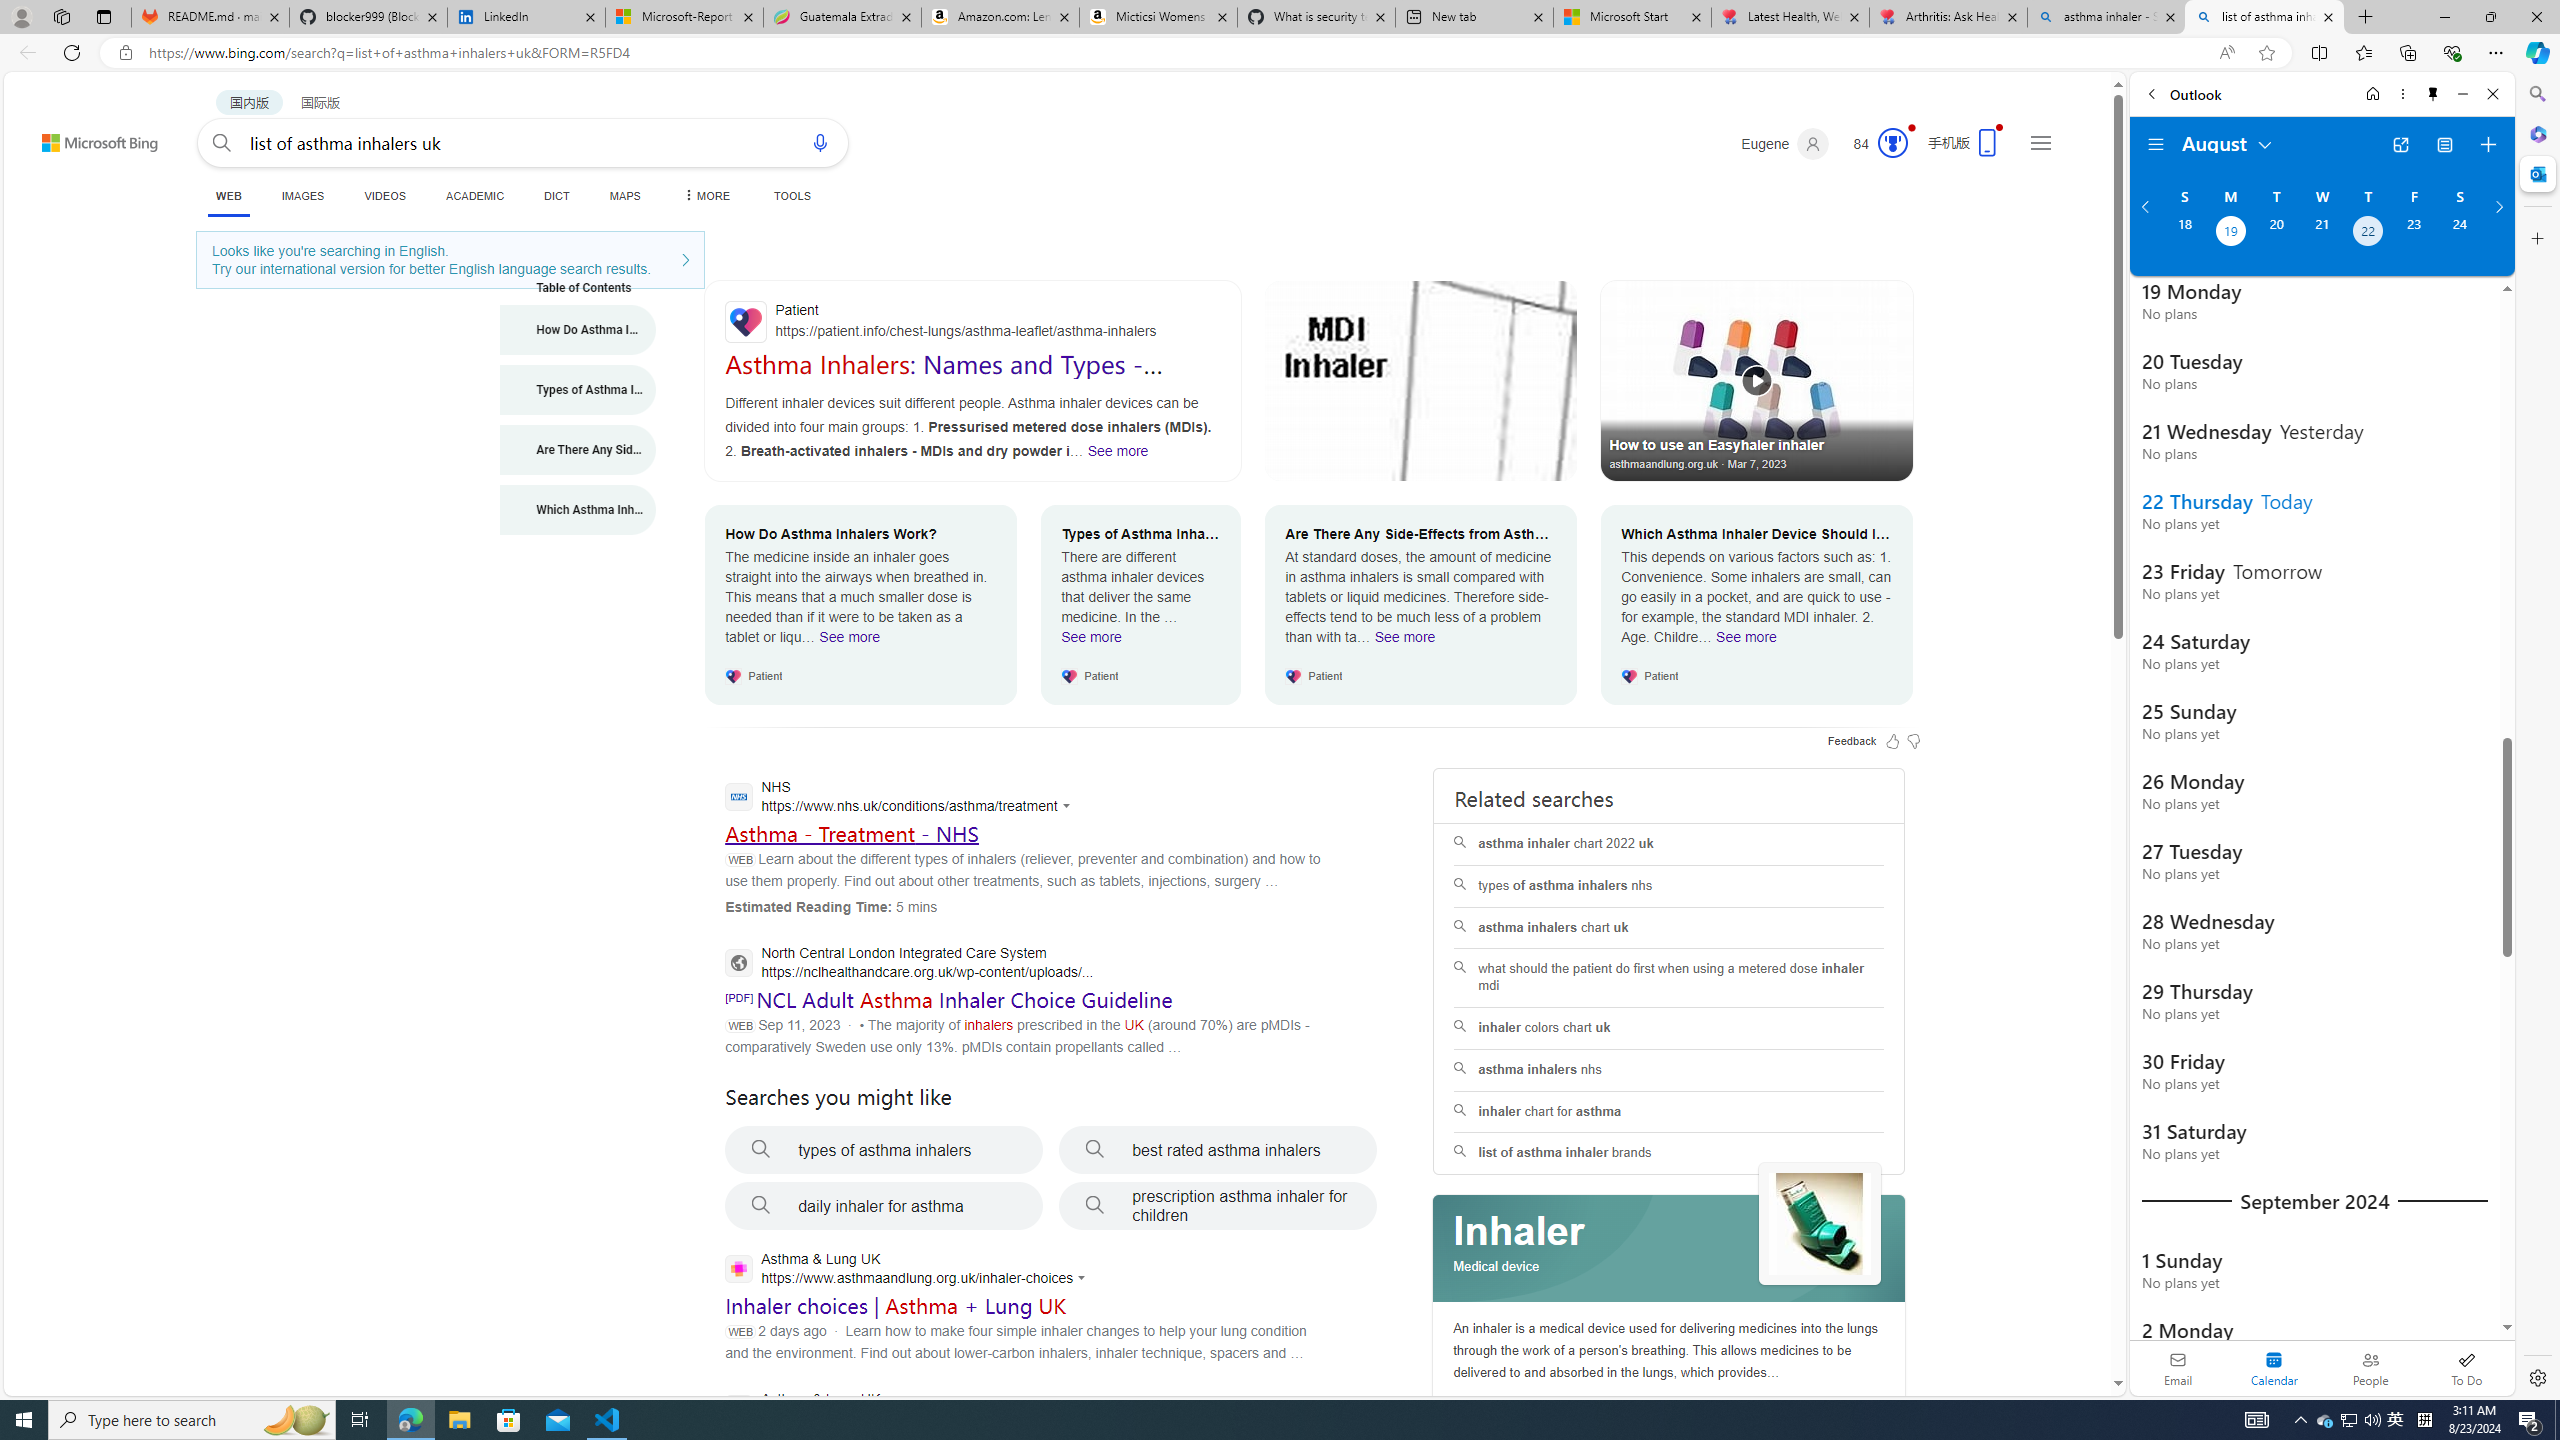  Describe the element at coordinates (87, 137) in the screenshot. I see `'Back to Bing search'` at that location.